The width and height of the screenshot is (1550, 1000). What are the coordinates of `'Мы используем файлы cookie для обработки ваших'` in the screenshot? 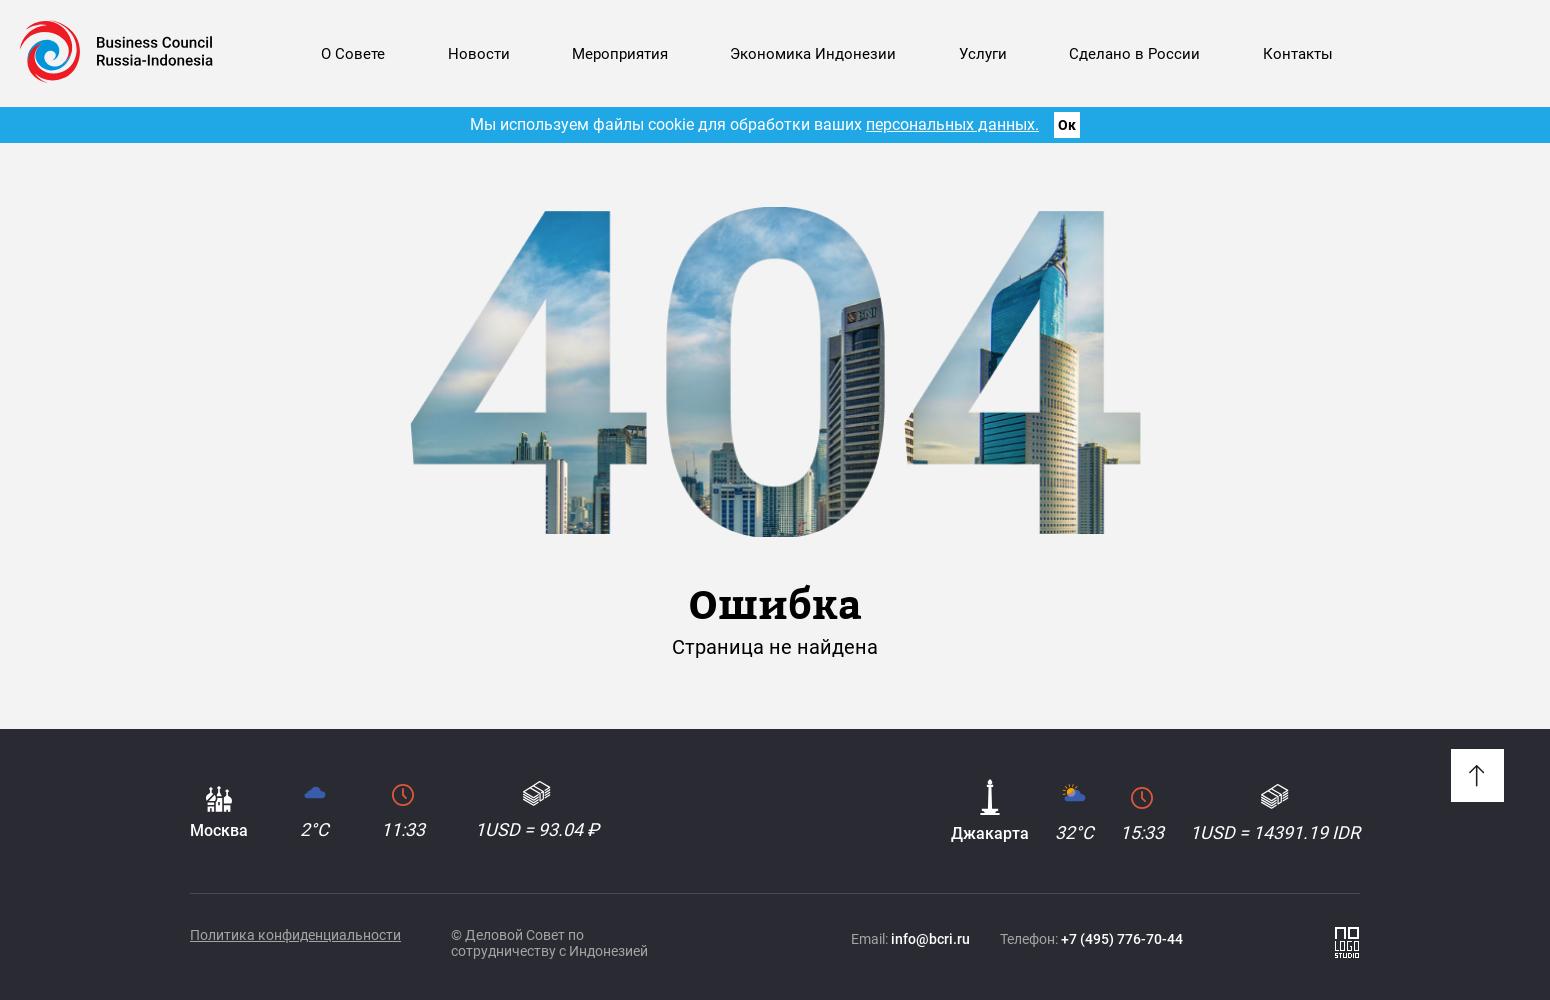 It's located at (667, 123).